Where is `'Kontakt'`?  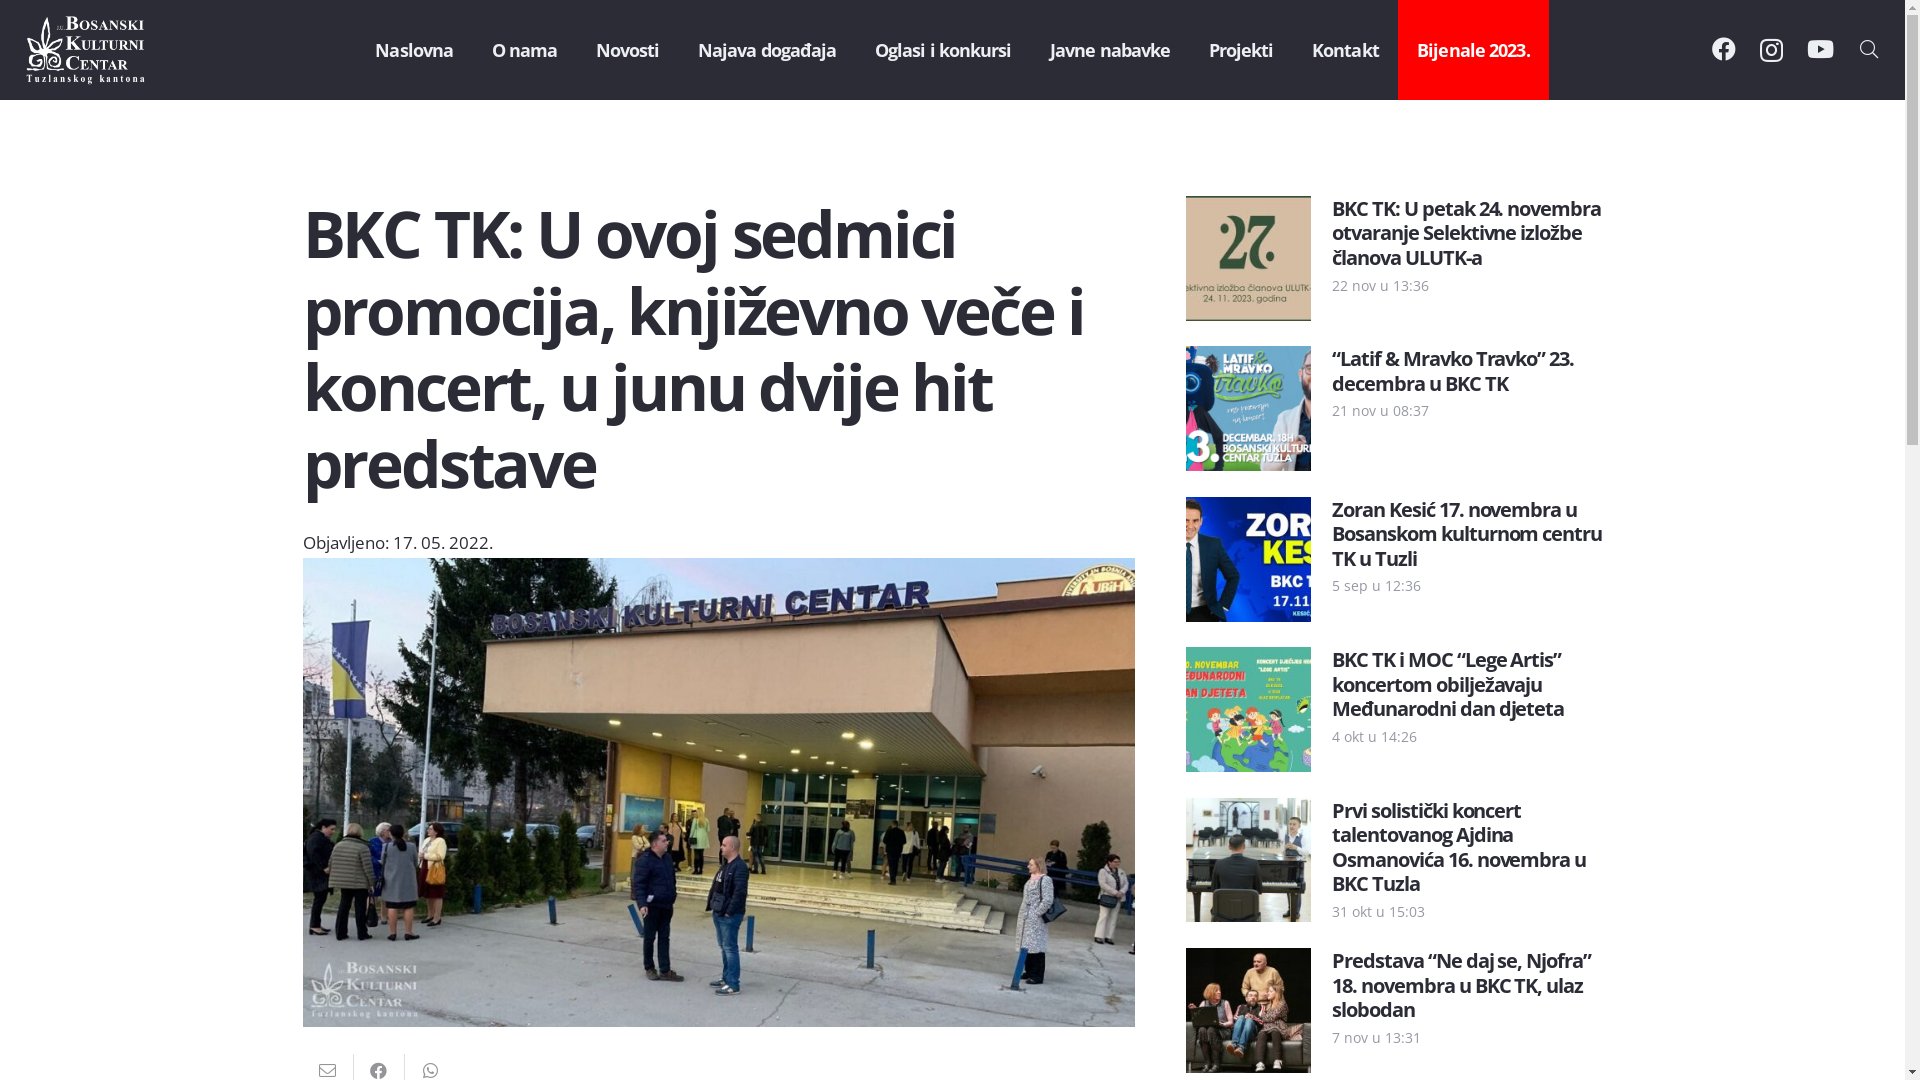
'Kontakt' is located at coordinates (1345, 49).